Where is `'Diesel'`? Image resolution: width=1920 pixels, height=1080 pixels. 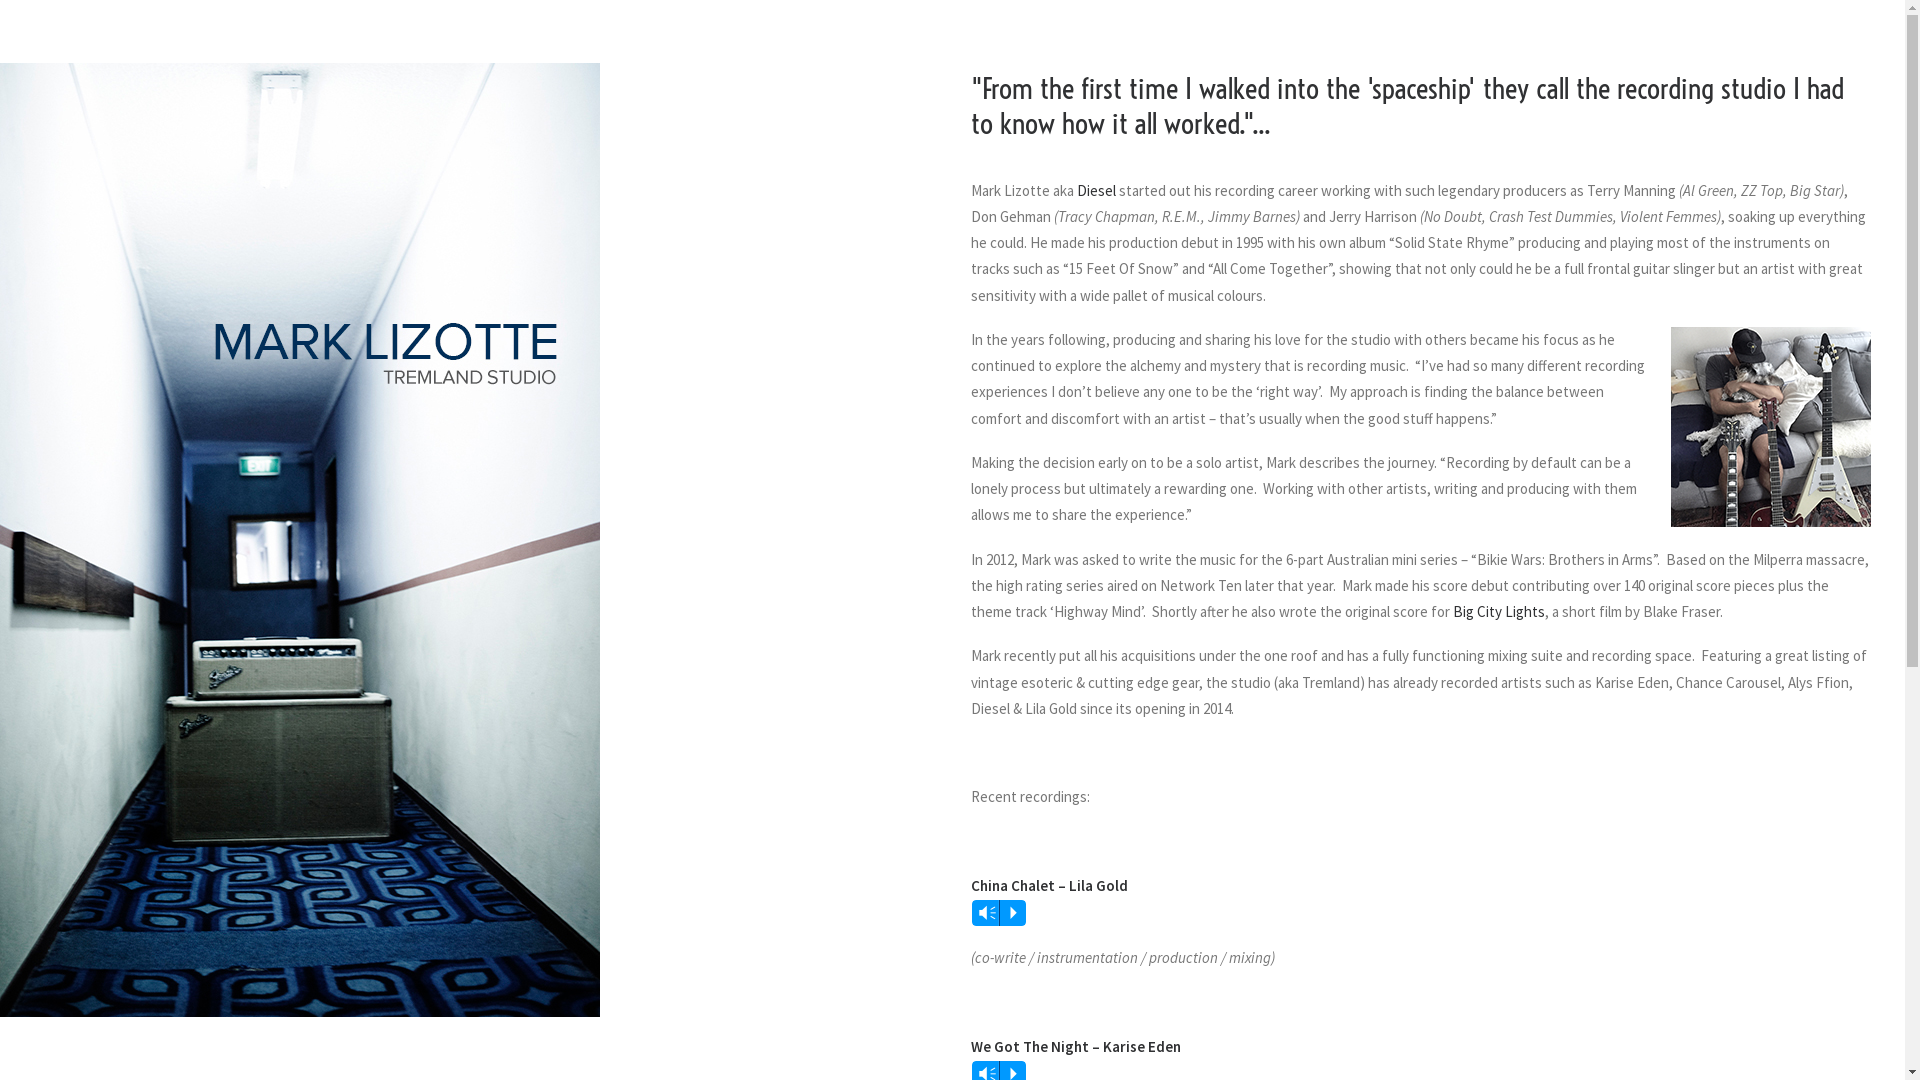 'Diesel' is located at coordinates (1094, 190).